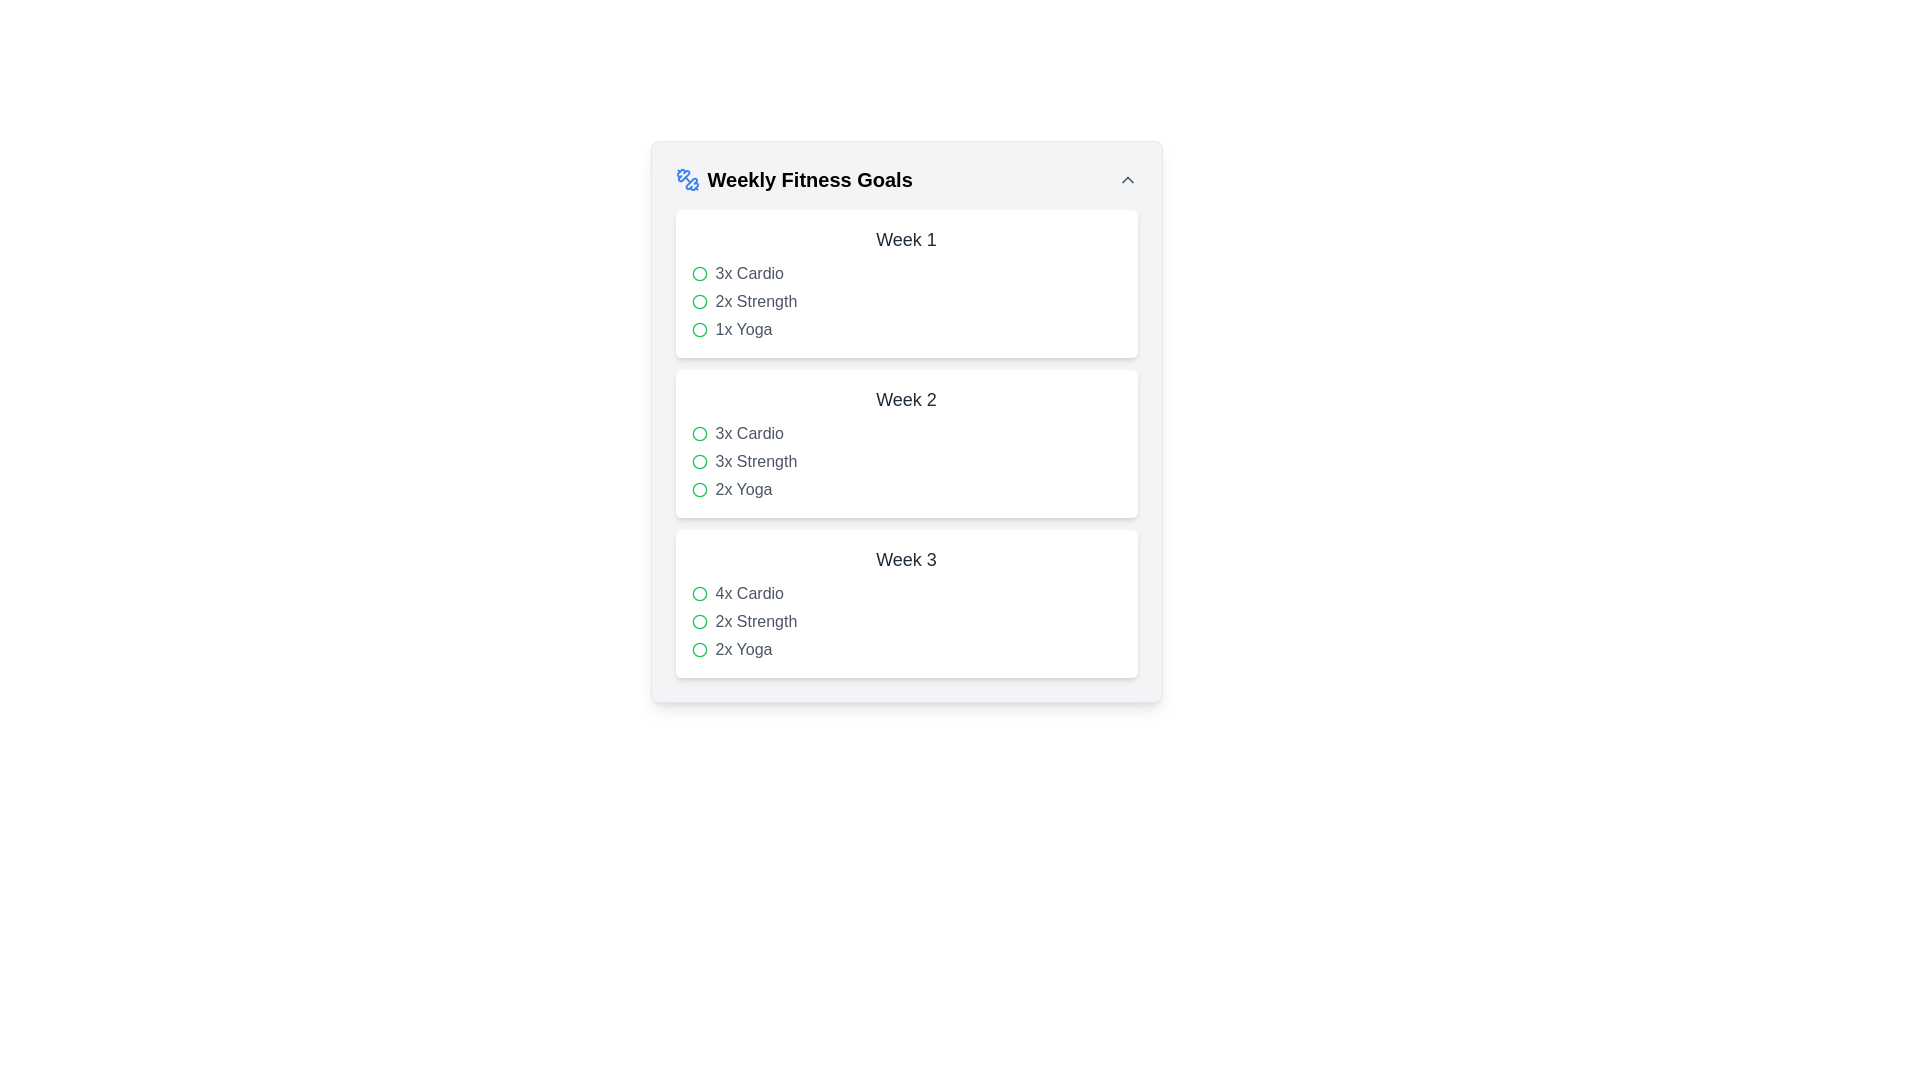 The image size is (1920, 1080). Describe the element at coordinates (699, 462) in the screenshot. I see `the green circular icon located next to the text '3x Strength' in the Week 2 section of the Weekly Fitness Goals interface` at that location.